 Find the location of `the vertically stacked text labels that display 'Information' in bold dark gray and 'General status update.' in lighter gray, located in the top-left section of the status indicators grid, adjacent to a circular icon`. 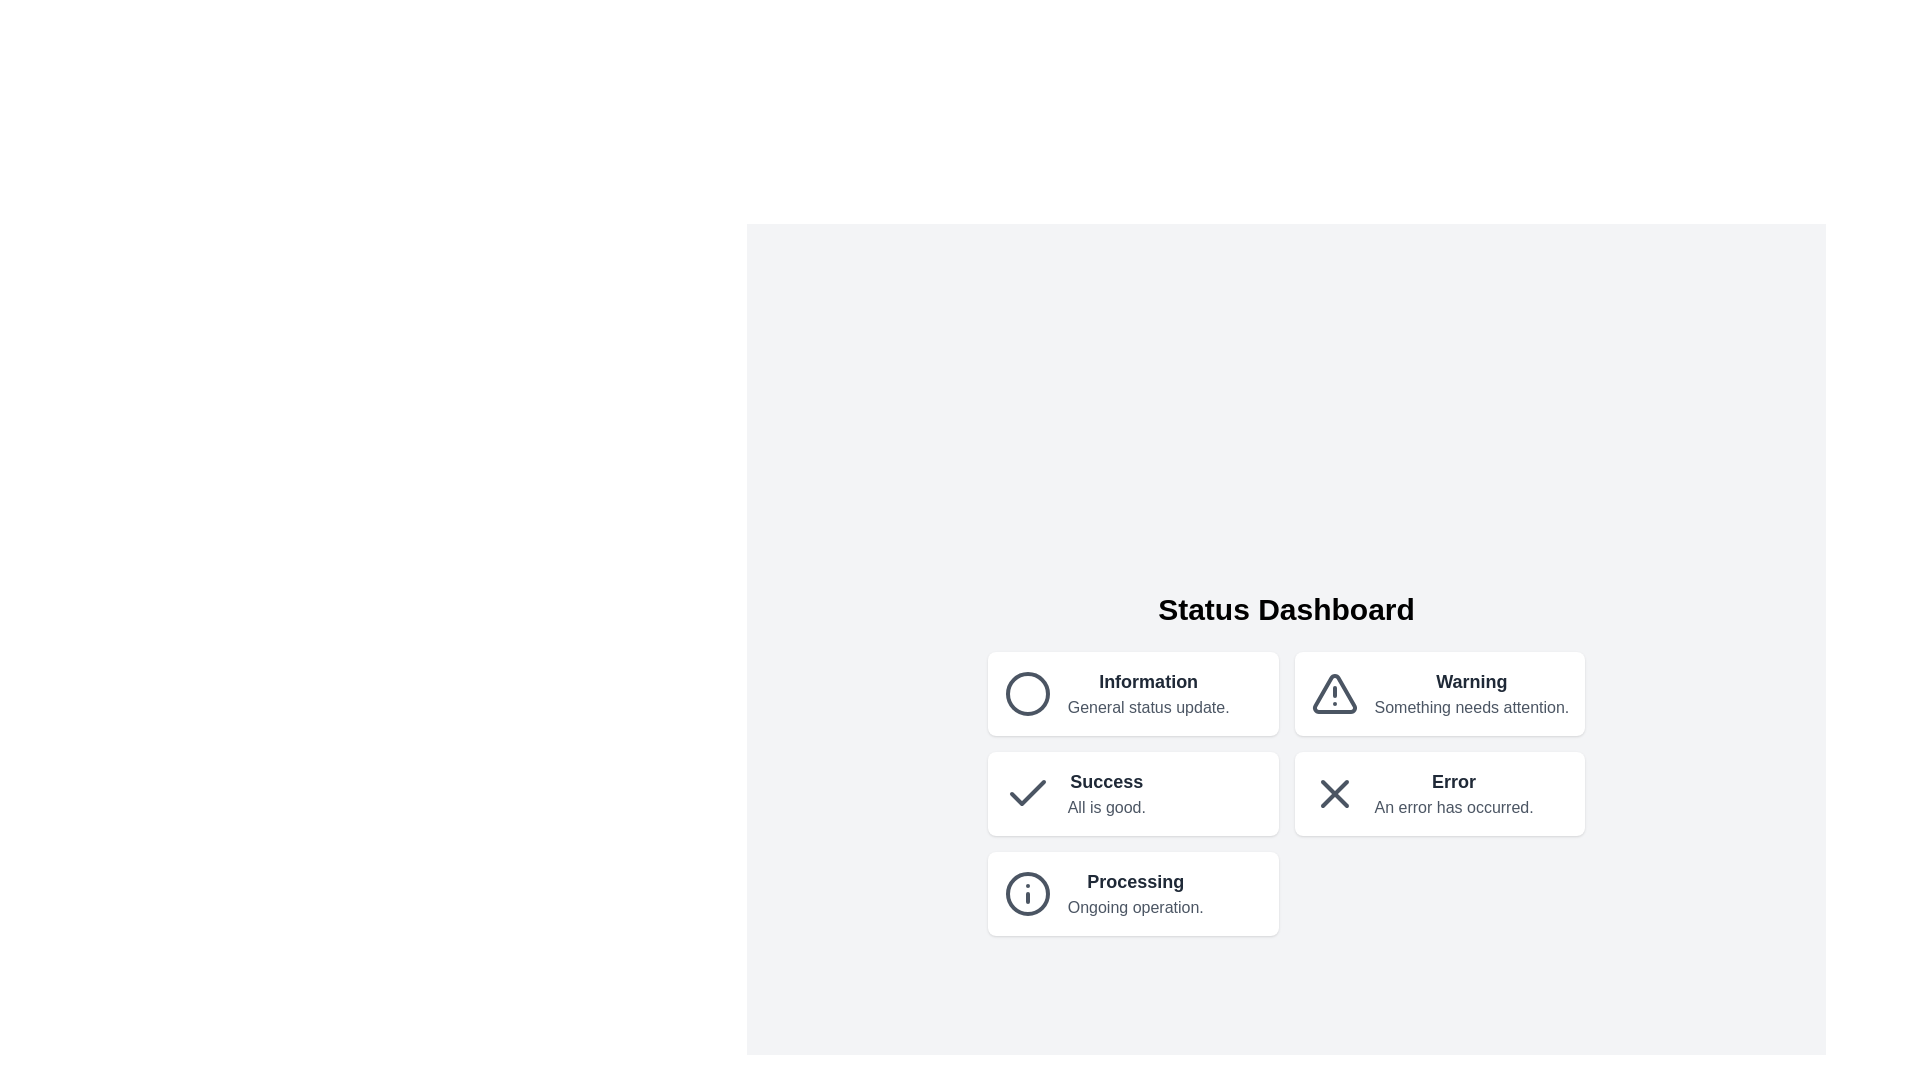

the vertically stacked text labels that display 'Information' in bold dark gray and 'General status update.' in lighter gray, located in the top-left section of the status indicators grid, adjacent to a circular icon is located at coordinates (1148, 693).